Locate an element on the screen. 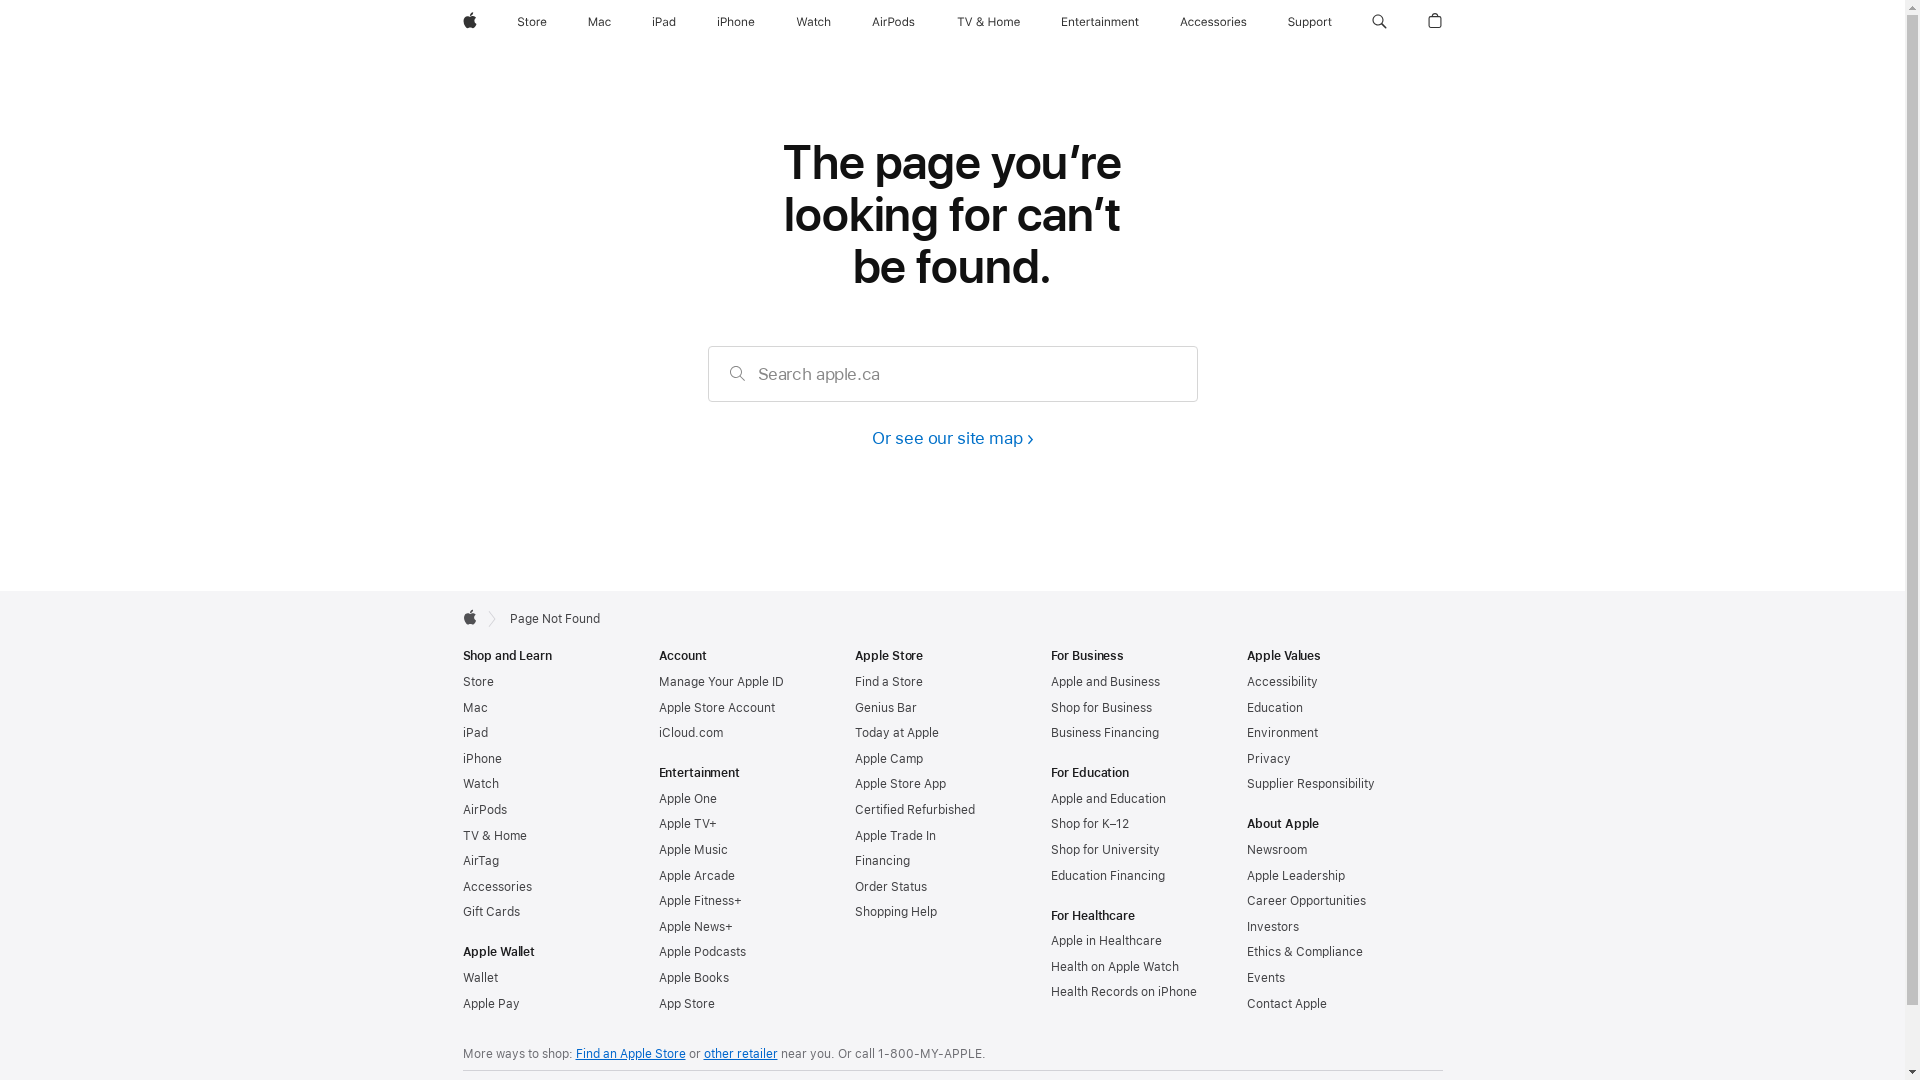 This screenshot has width=1920, height=1080. 'Mac' is located at coordinates (460, 707).